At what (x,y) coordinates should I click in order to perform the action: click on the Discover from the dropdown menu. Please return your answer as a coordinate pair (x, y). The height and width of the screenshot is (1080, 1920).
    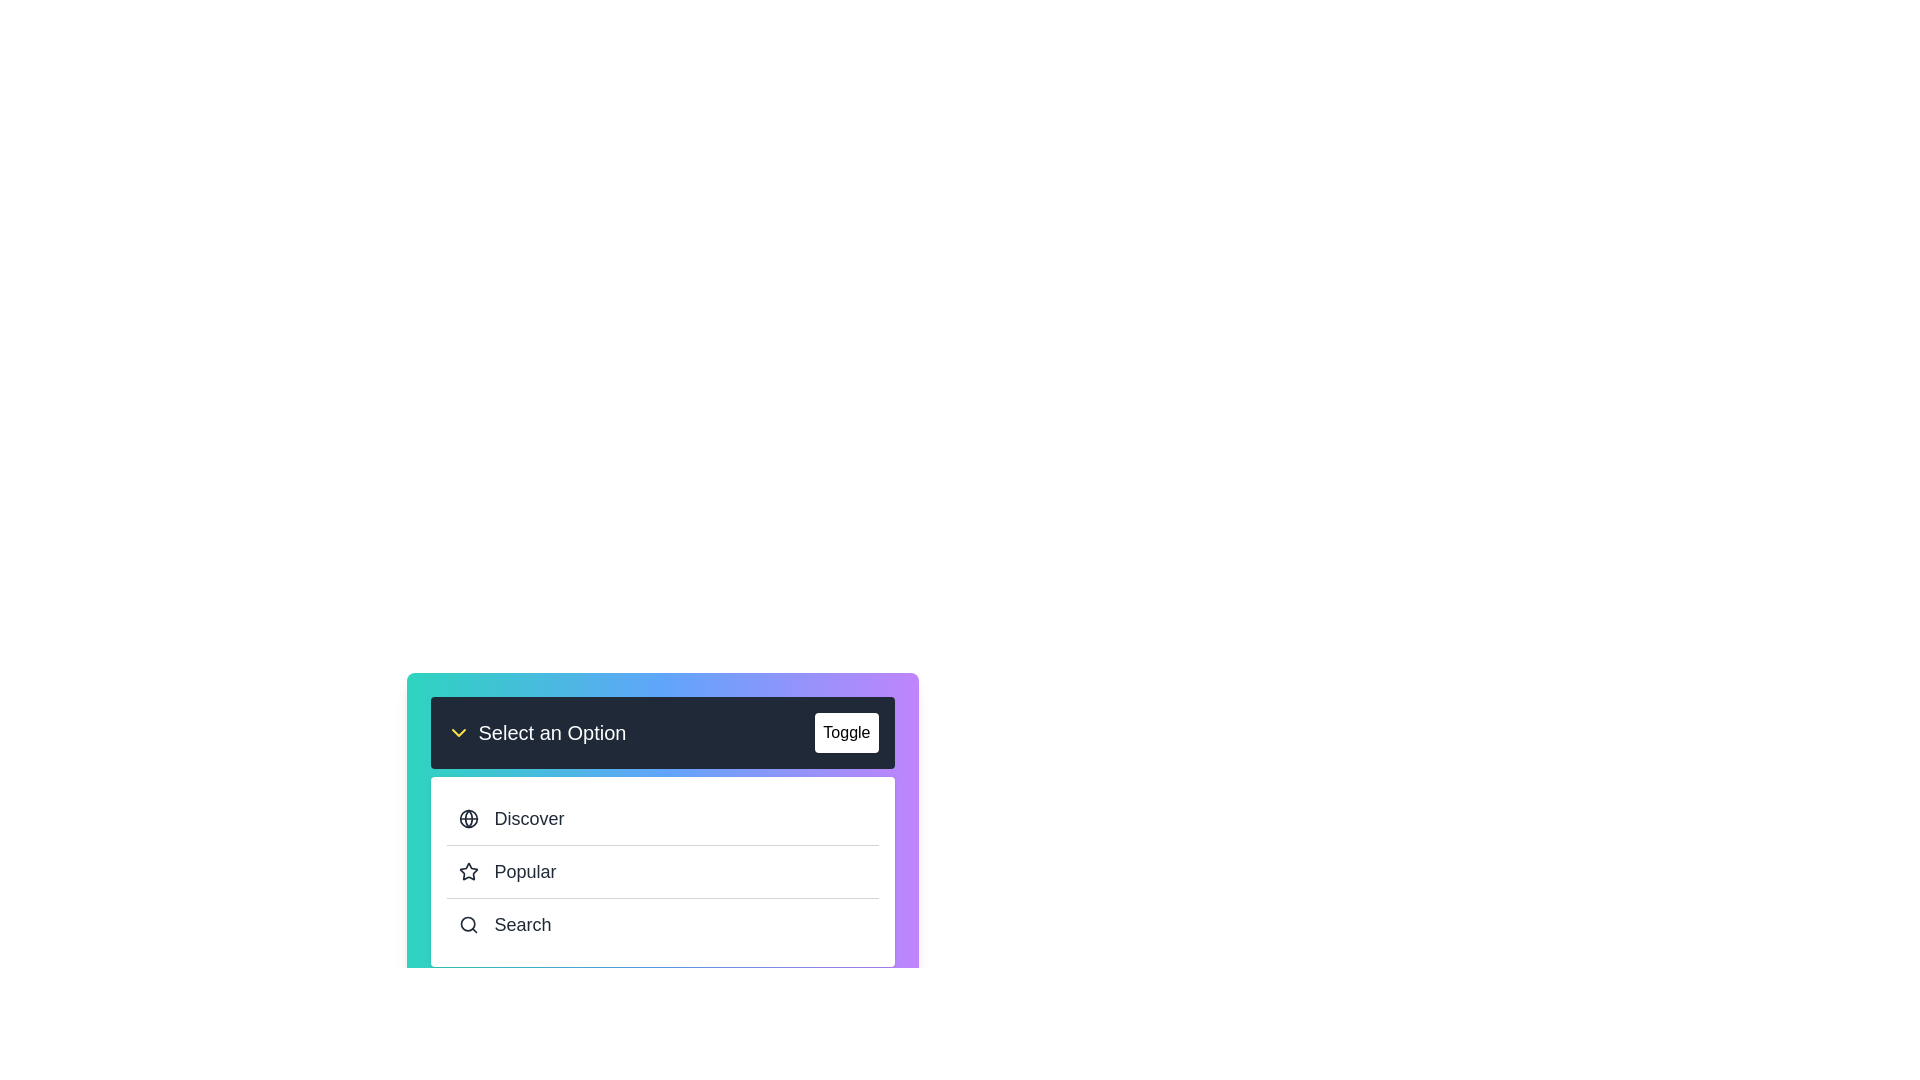
    Looking at the image, I should click on (662, 818).